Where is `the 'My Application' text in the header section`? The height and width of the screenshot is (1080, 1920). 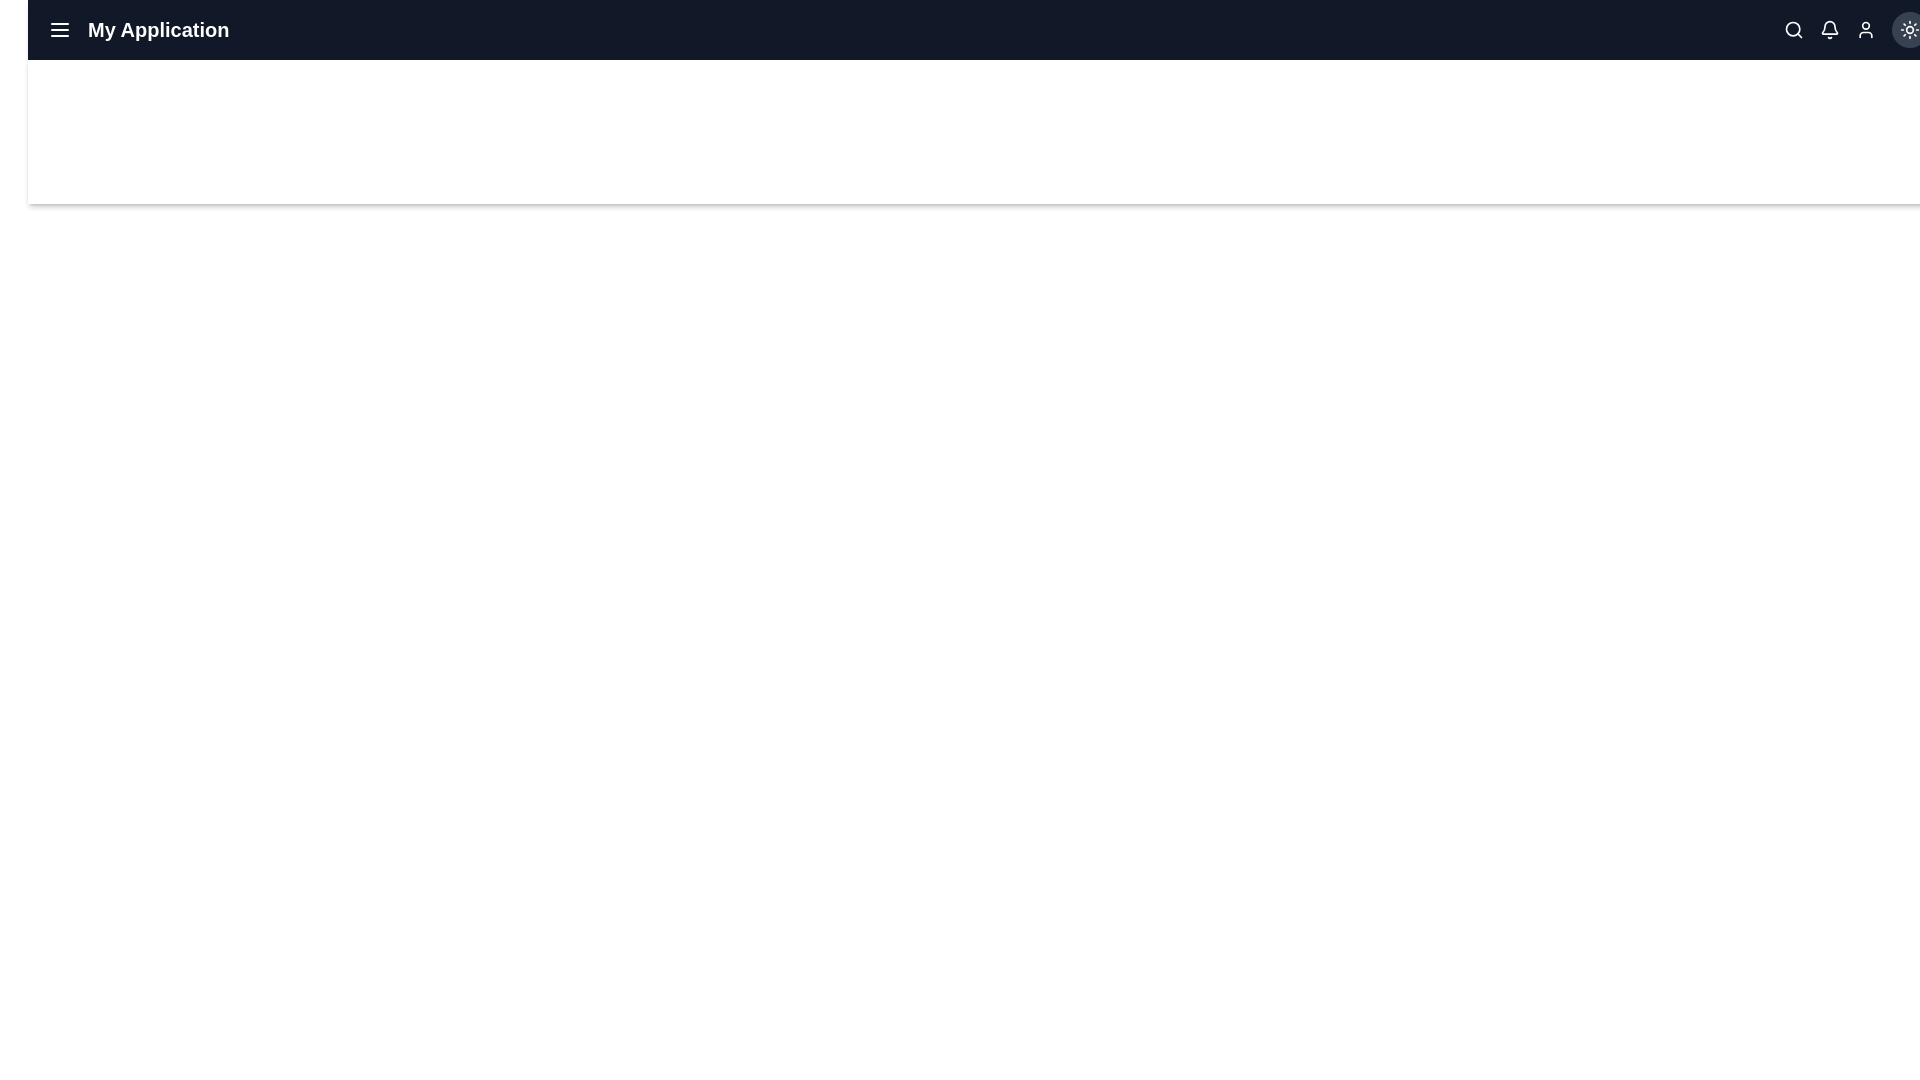 the 'My Application' text in the header section is located at coordinates (137, 30).